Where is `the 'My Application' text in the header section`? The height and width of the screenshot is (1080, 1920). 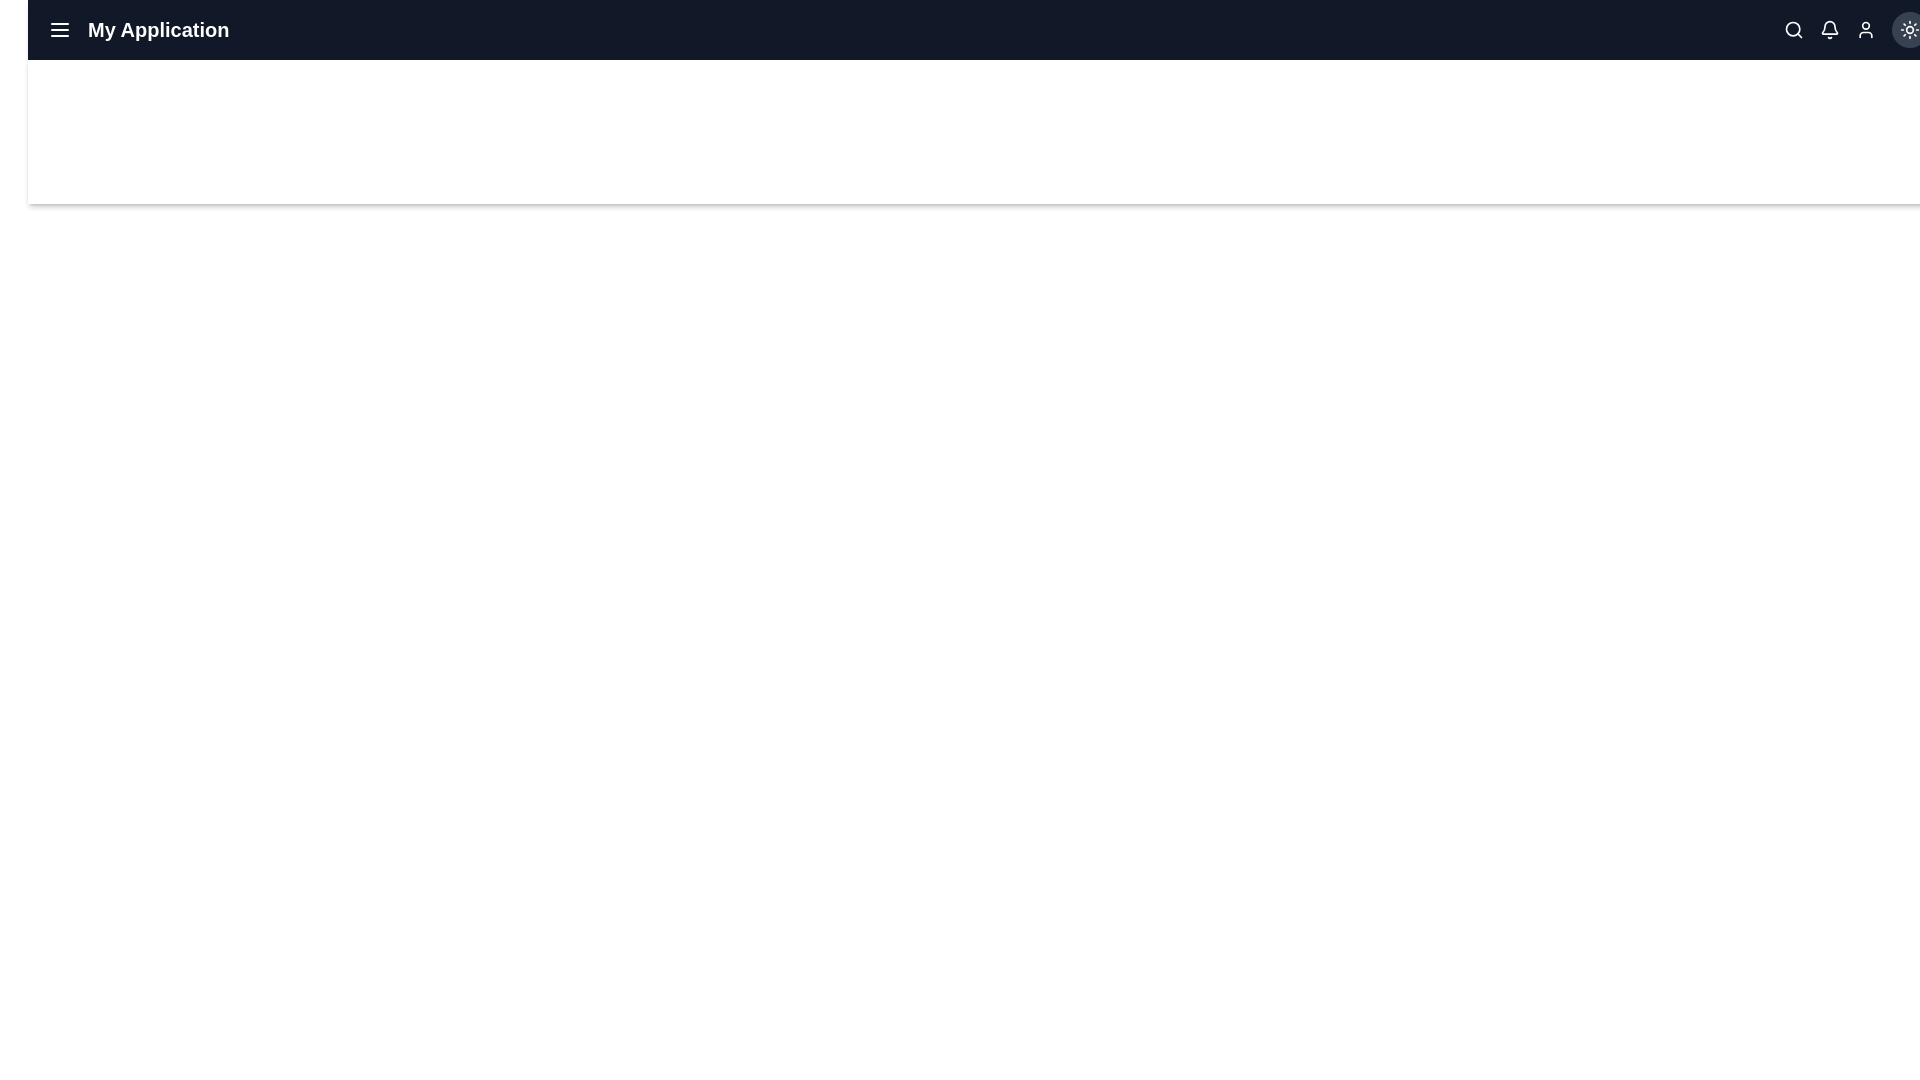 the 'My Application' text in the header section is located at coordinates (137, 30).